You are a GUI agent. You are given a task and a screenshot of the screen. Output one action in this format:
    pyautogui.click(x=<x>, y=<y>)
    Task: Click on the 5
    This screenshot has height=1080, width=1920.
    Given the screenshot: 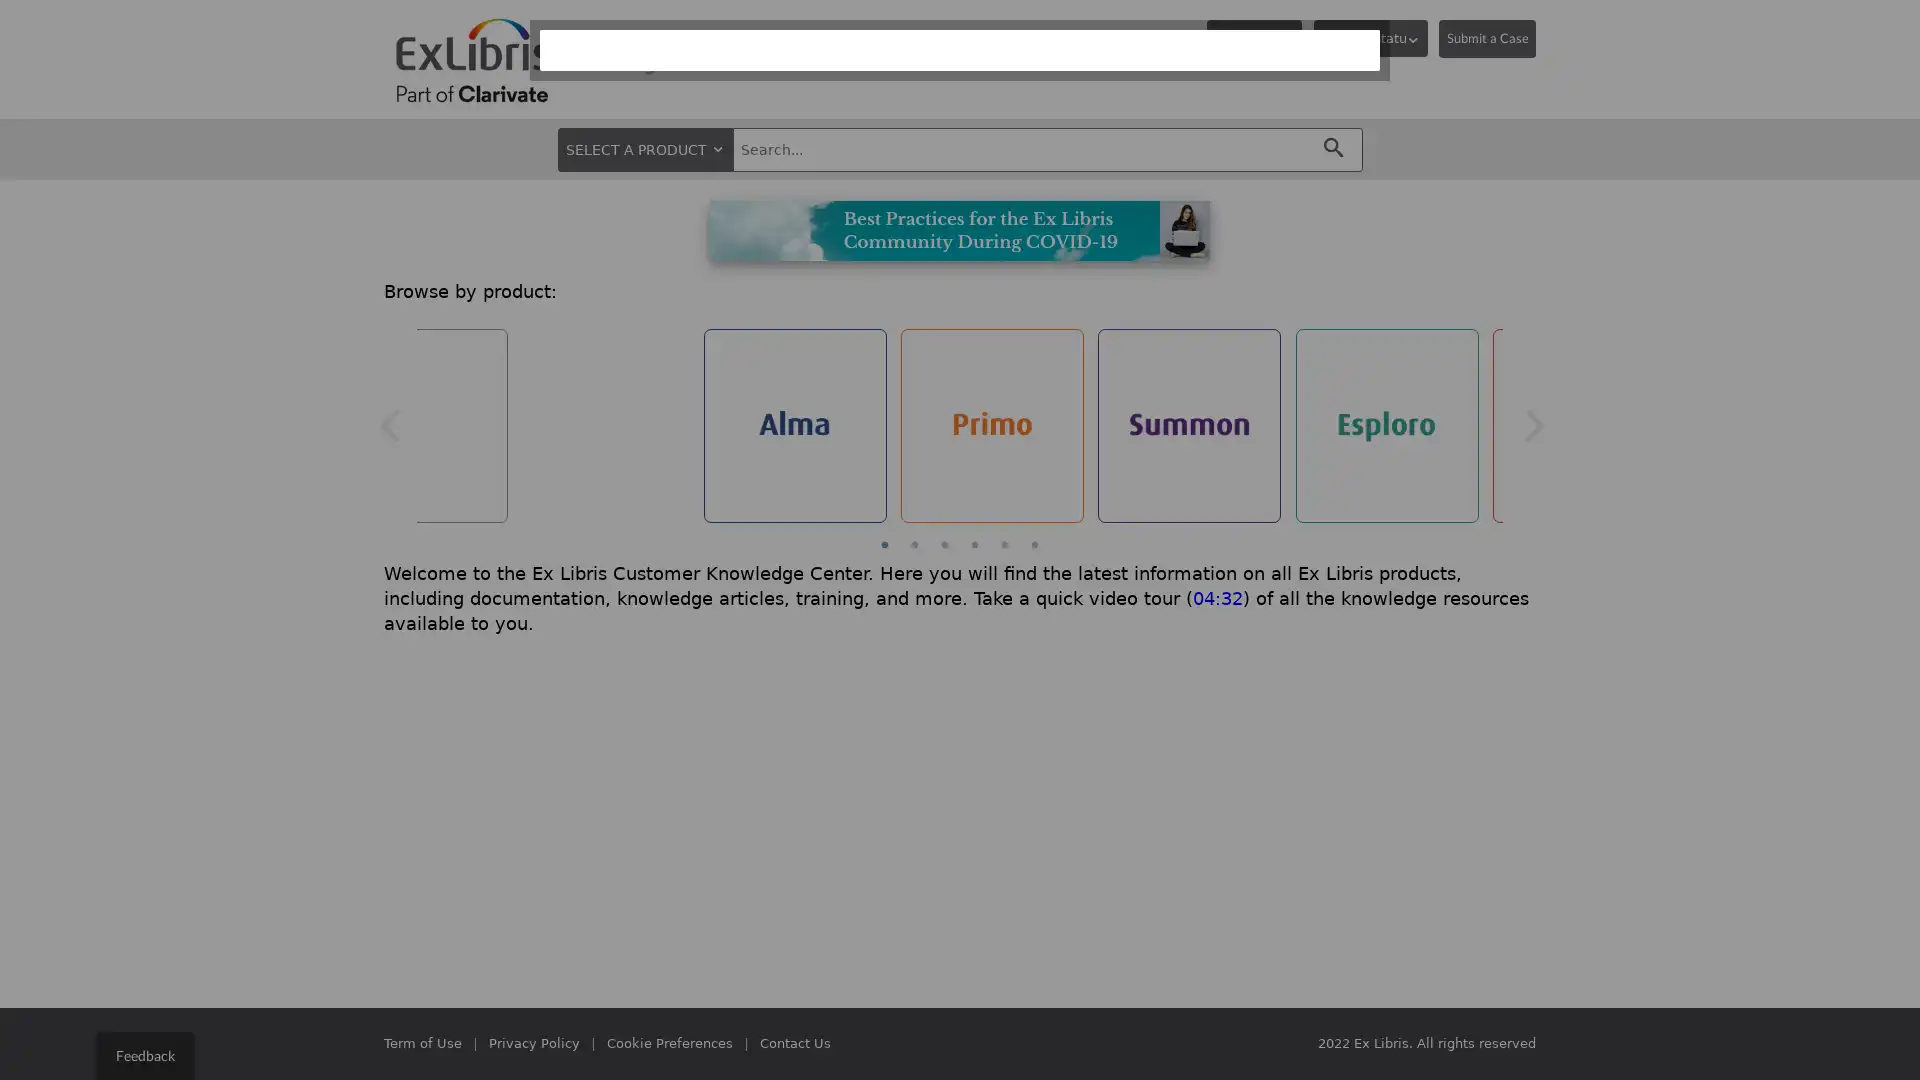 What is the action you would take?
    pyautogui.click(x=1004, y=544)
    